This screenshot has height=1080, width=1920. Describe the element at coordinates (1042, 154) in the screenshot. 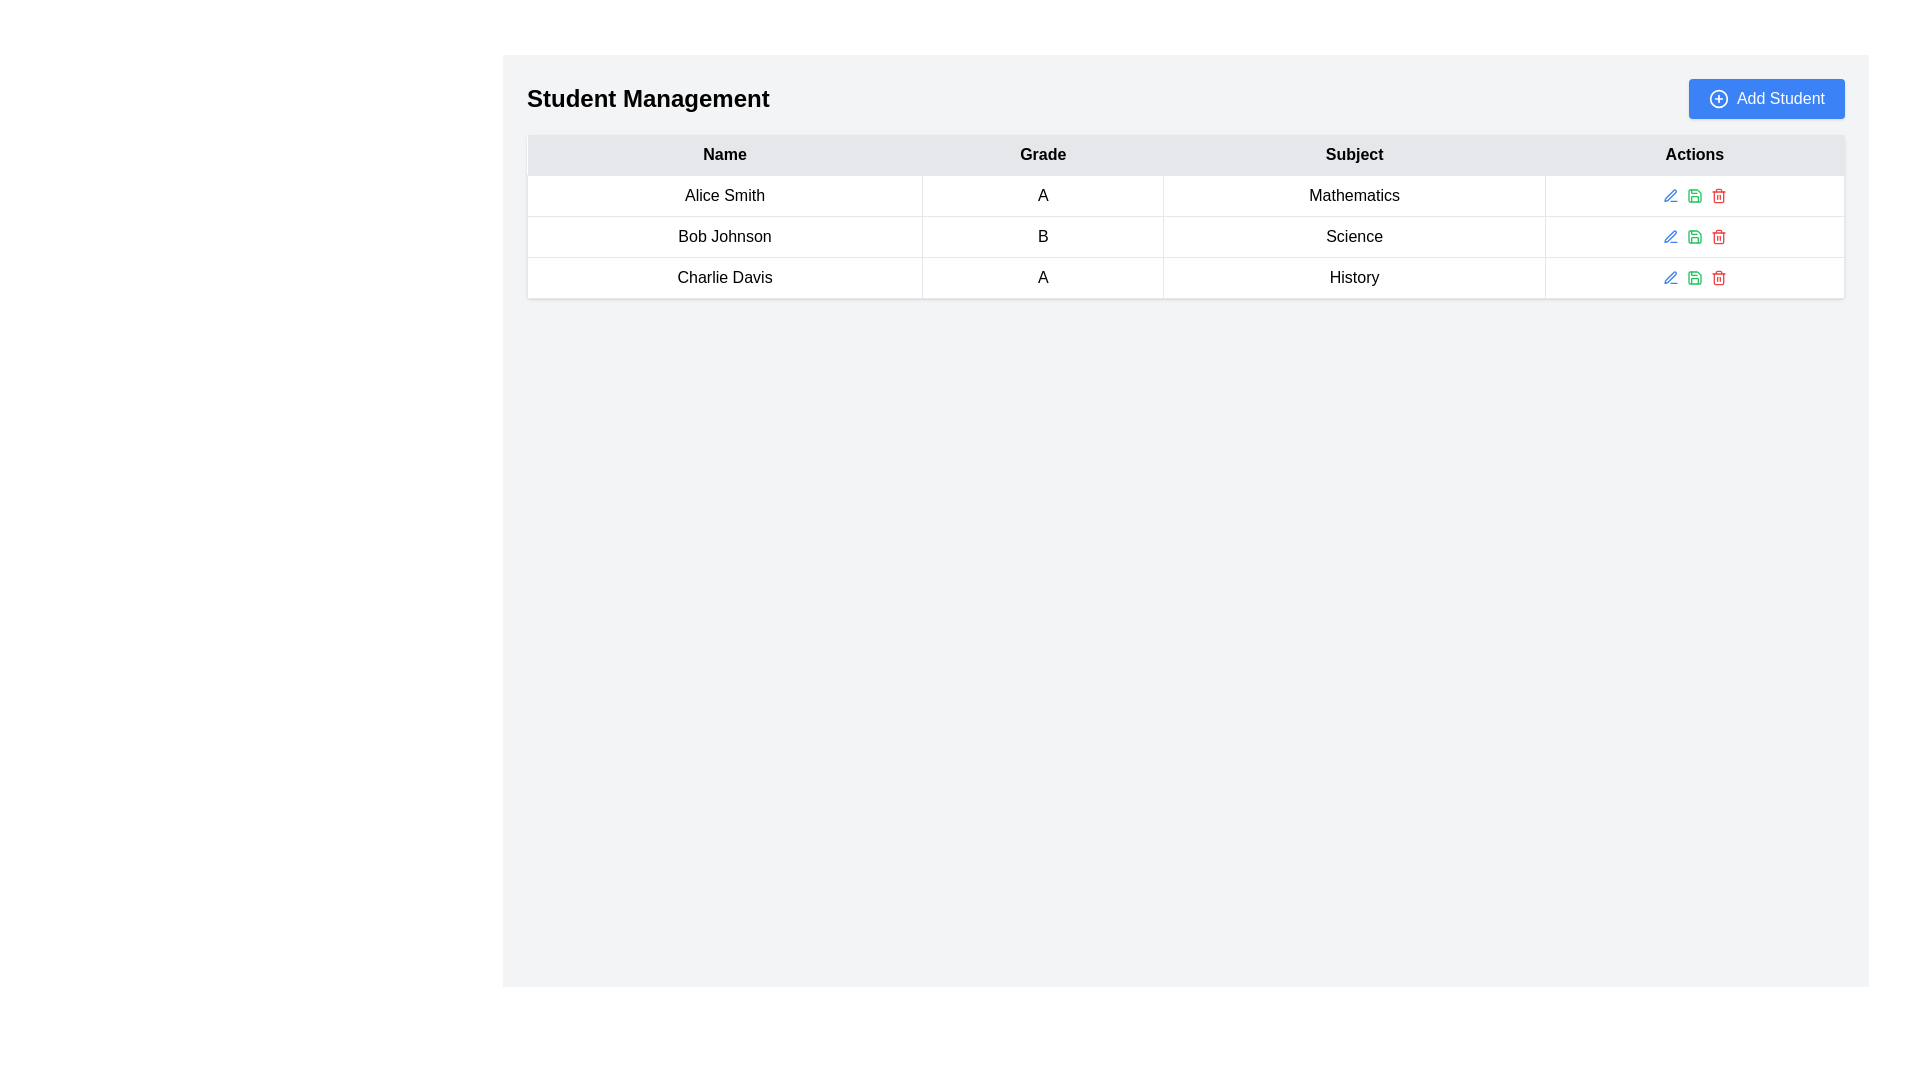

I see `the 'Grade' column header in the table, which is the static text label positioned between the 'Name' and 'Subject' headers` at that location.